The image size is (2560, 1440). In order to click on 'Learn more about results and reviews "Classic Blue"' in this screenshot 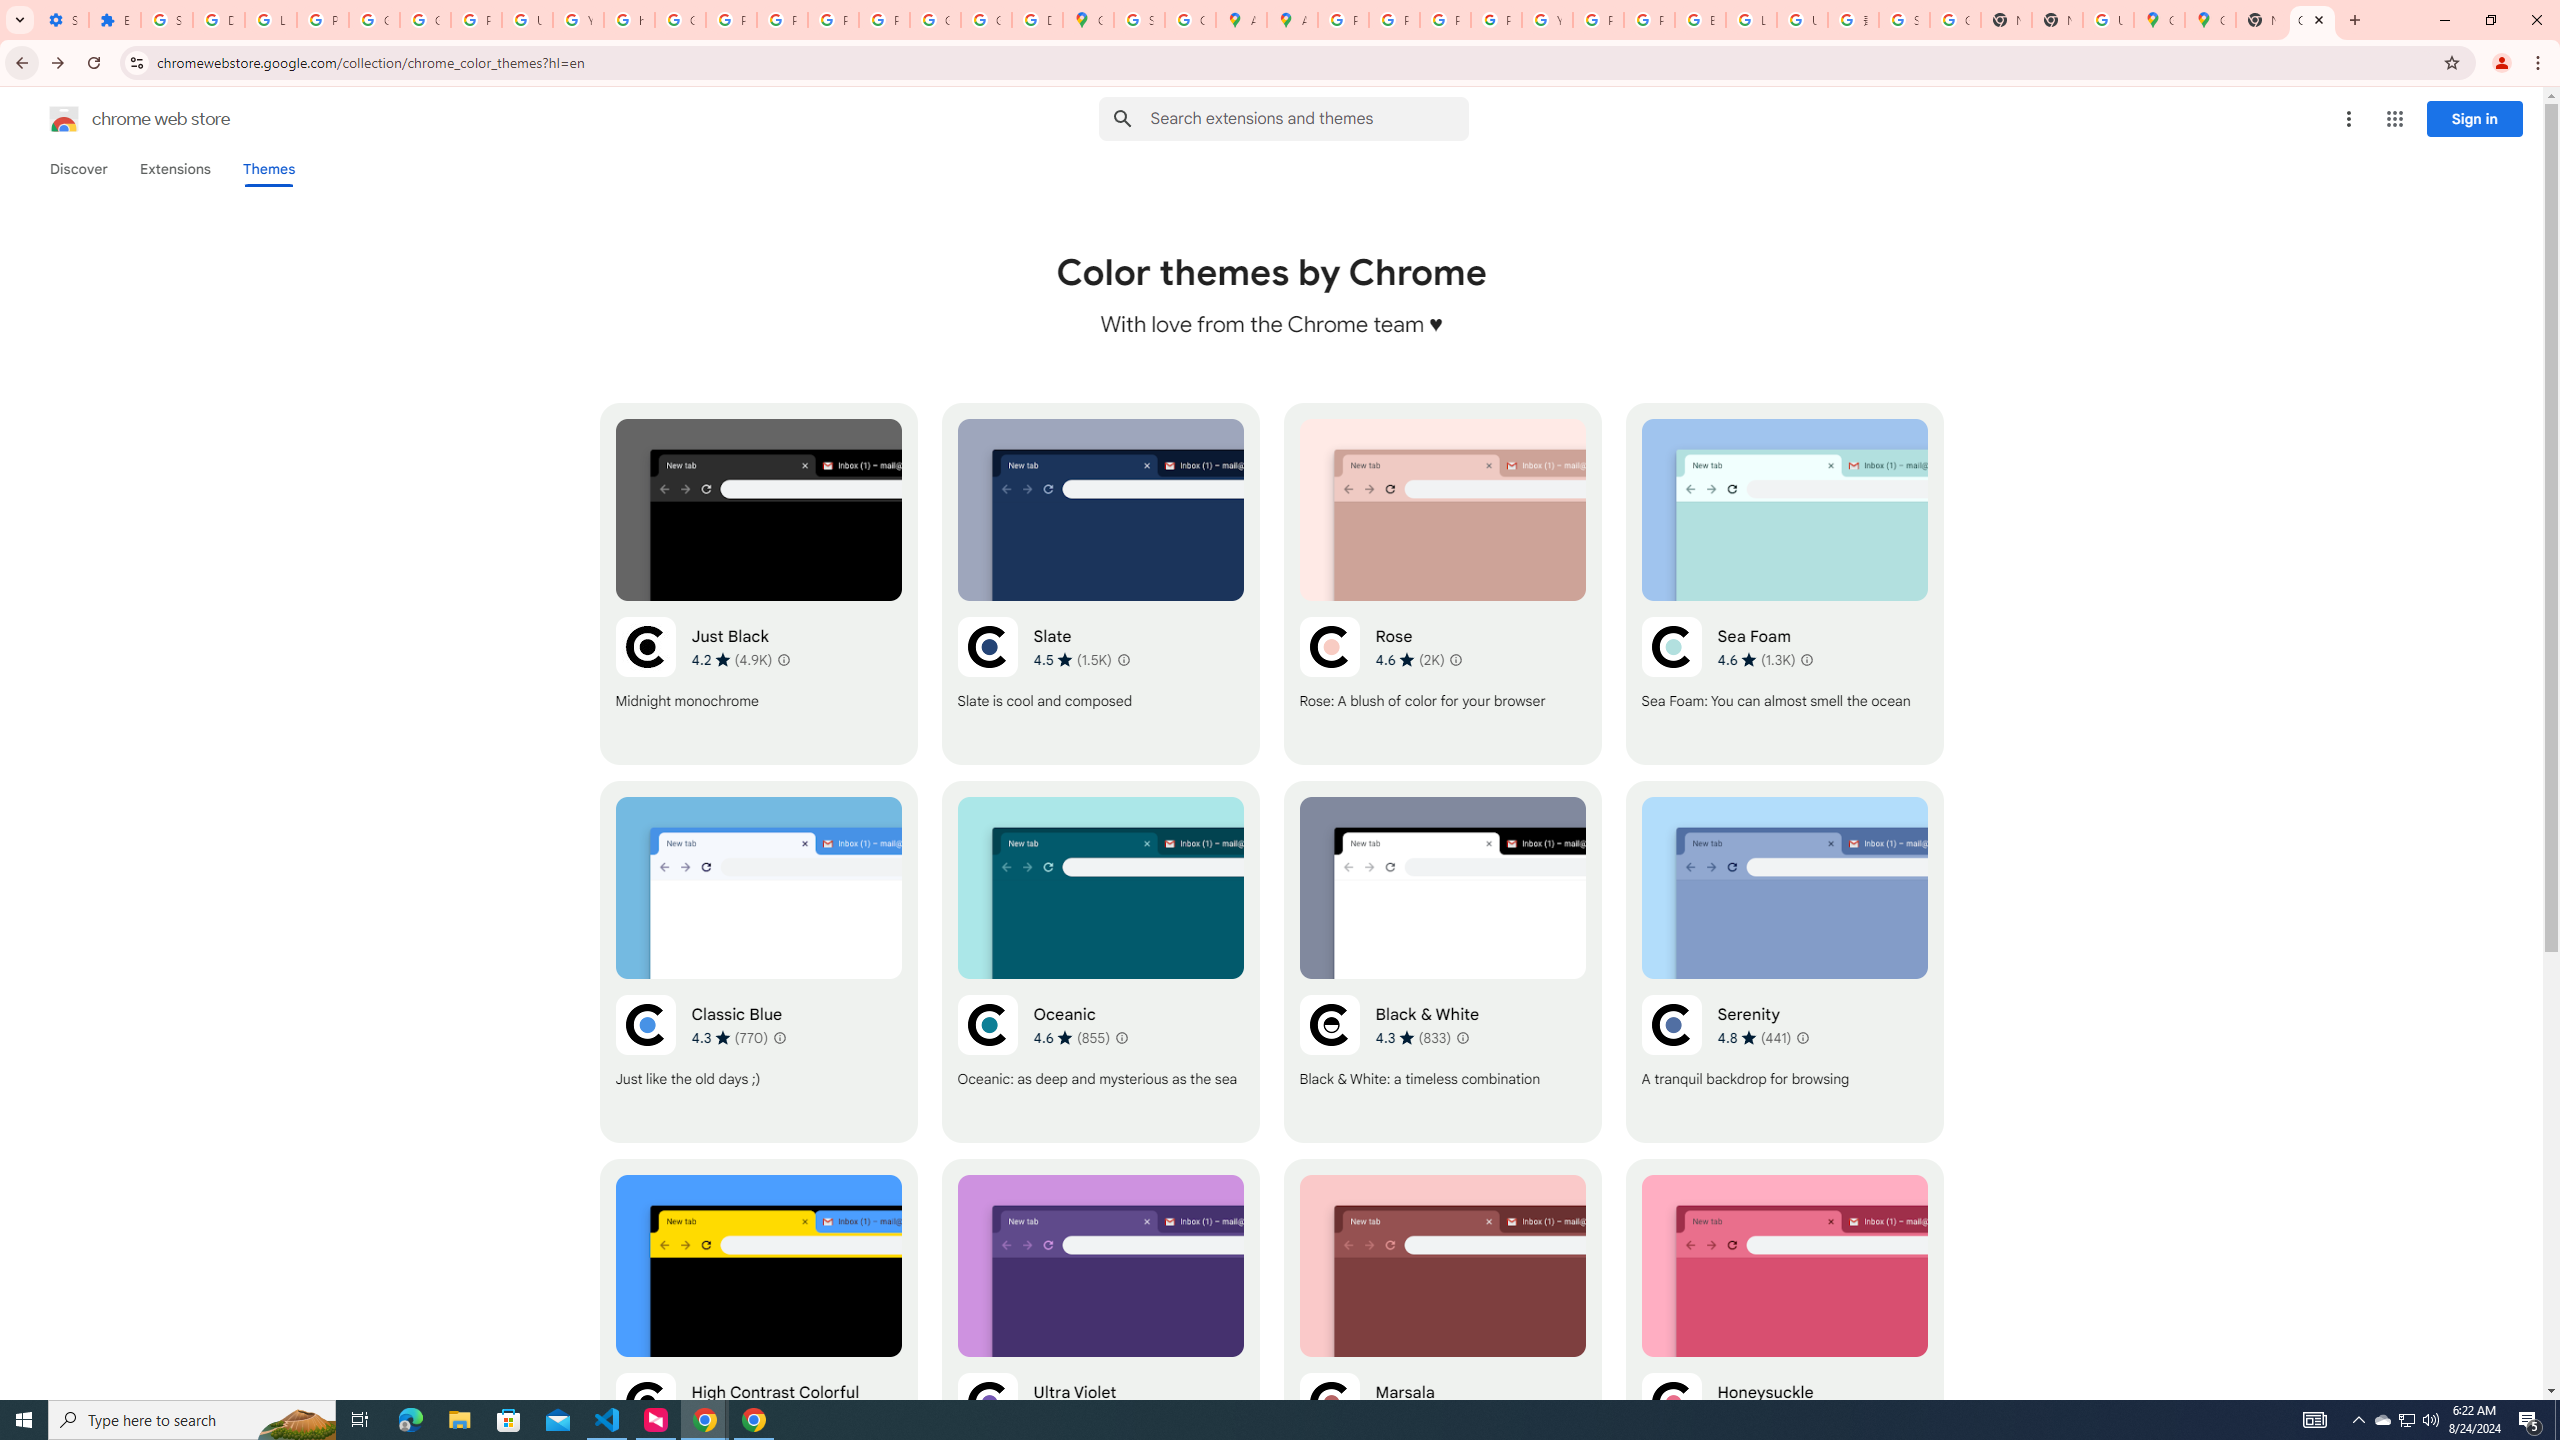, I will do `click(778, 1037)`.